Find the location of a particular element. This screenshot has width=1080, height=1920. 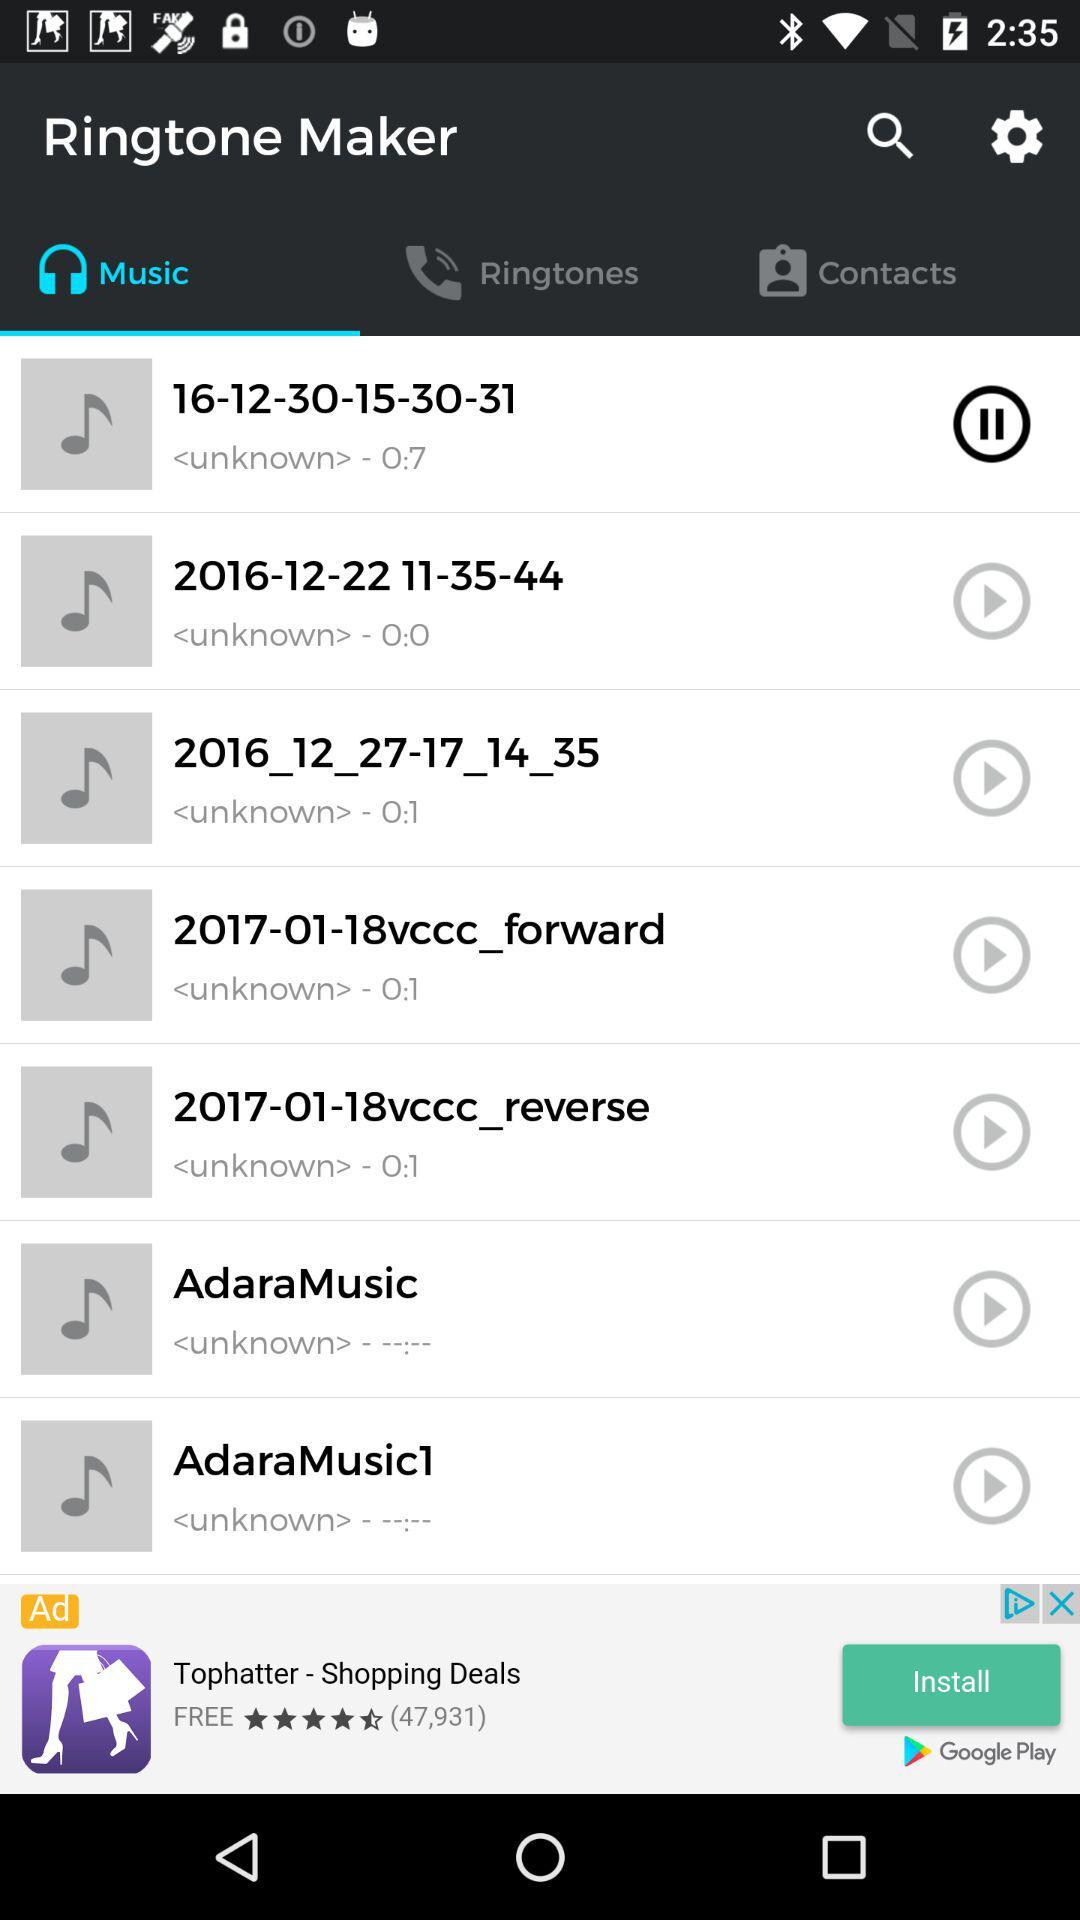

play option is located at coordinates (991, 954).